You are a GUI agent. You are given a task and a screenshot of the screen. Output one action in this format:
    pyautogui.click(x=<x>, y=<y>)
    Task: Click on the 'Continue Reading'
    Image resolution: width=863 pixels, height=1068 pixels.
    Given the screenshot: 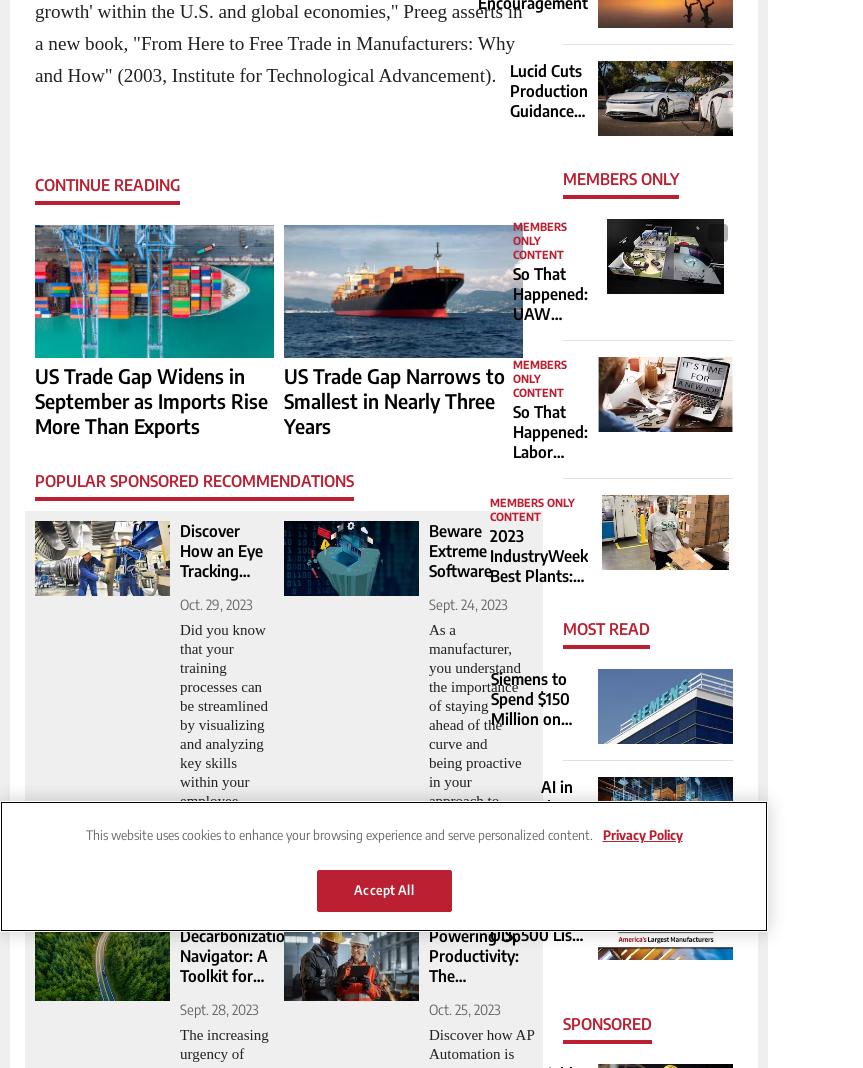 What is the action you would take?
    pyautogui.click(x=106, y=184)
    